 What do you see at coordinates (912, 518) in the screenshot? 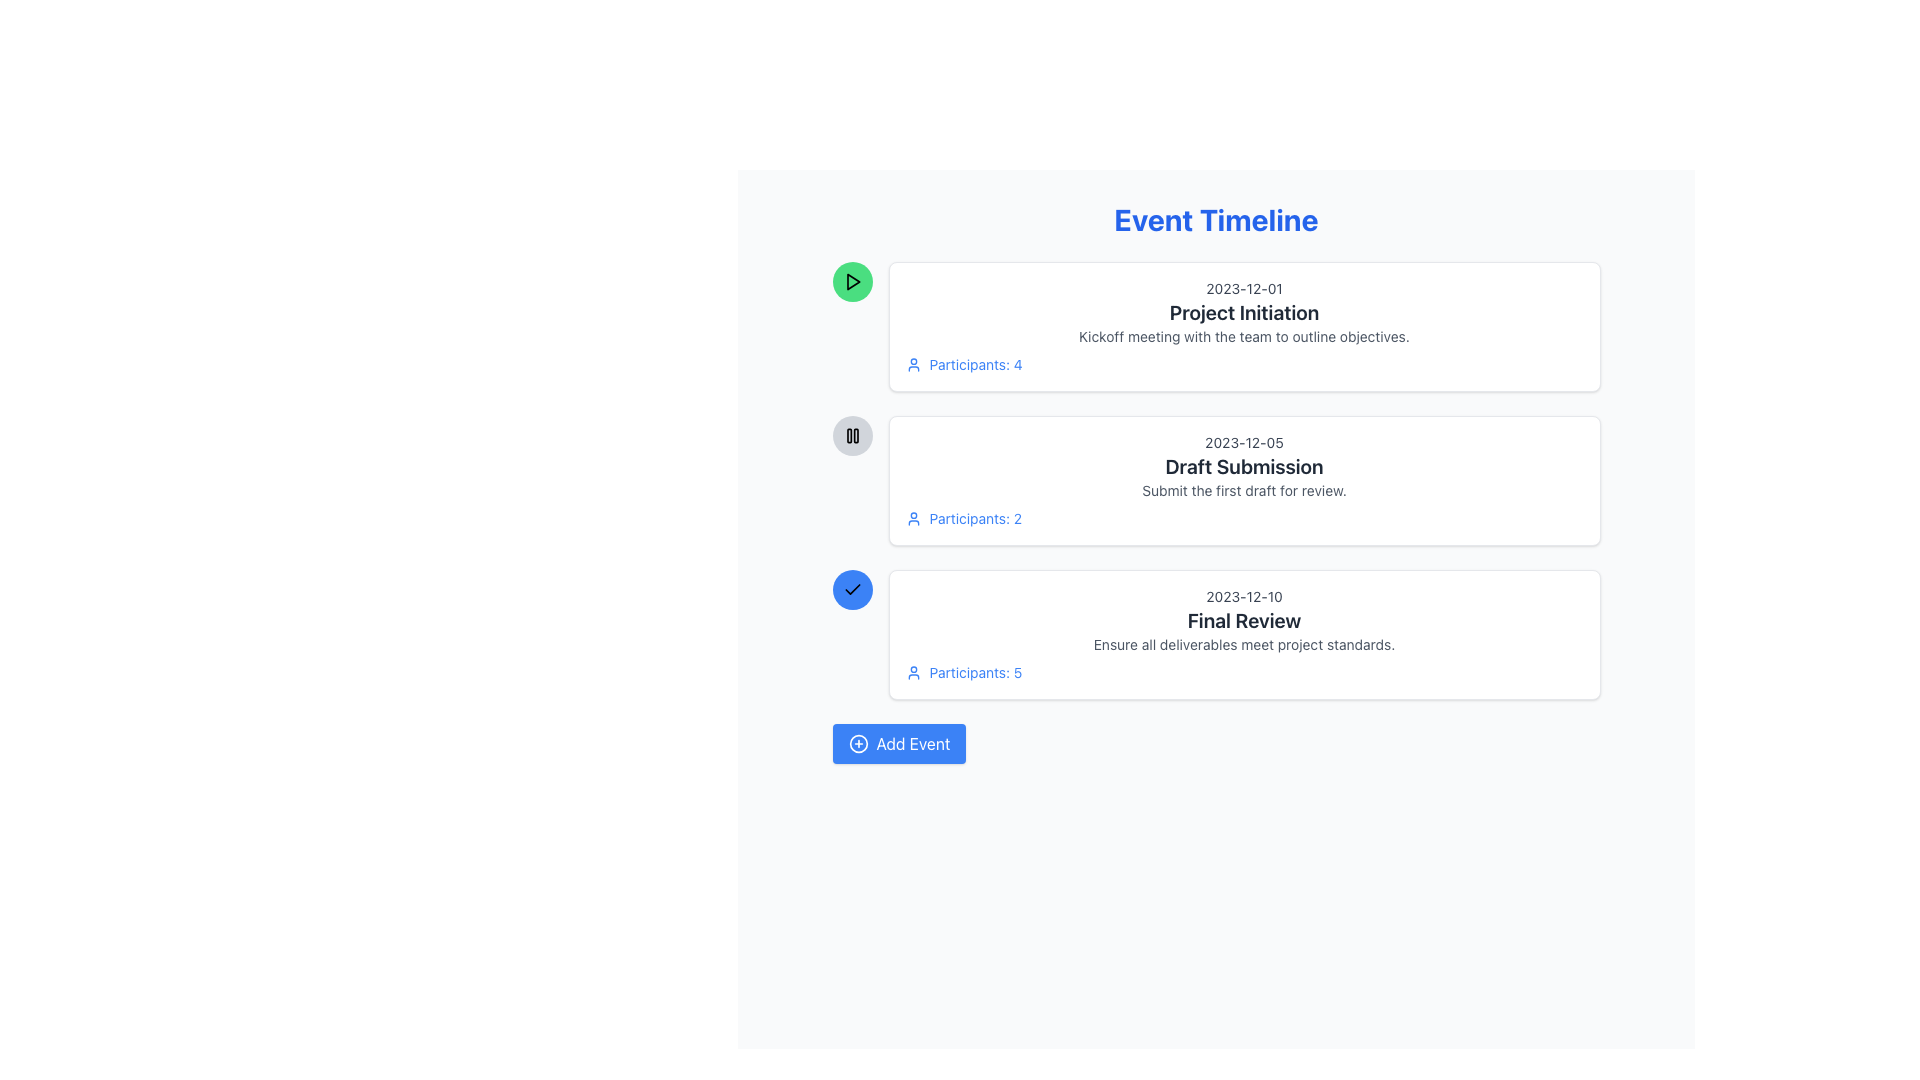
I see `the informative icon indicating participant information for the event labeled 'Draft Submission' in the timeline structure` at bounding box center [912, 518].